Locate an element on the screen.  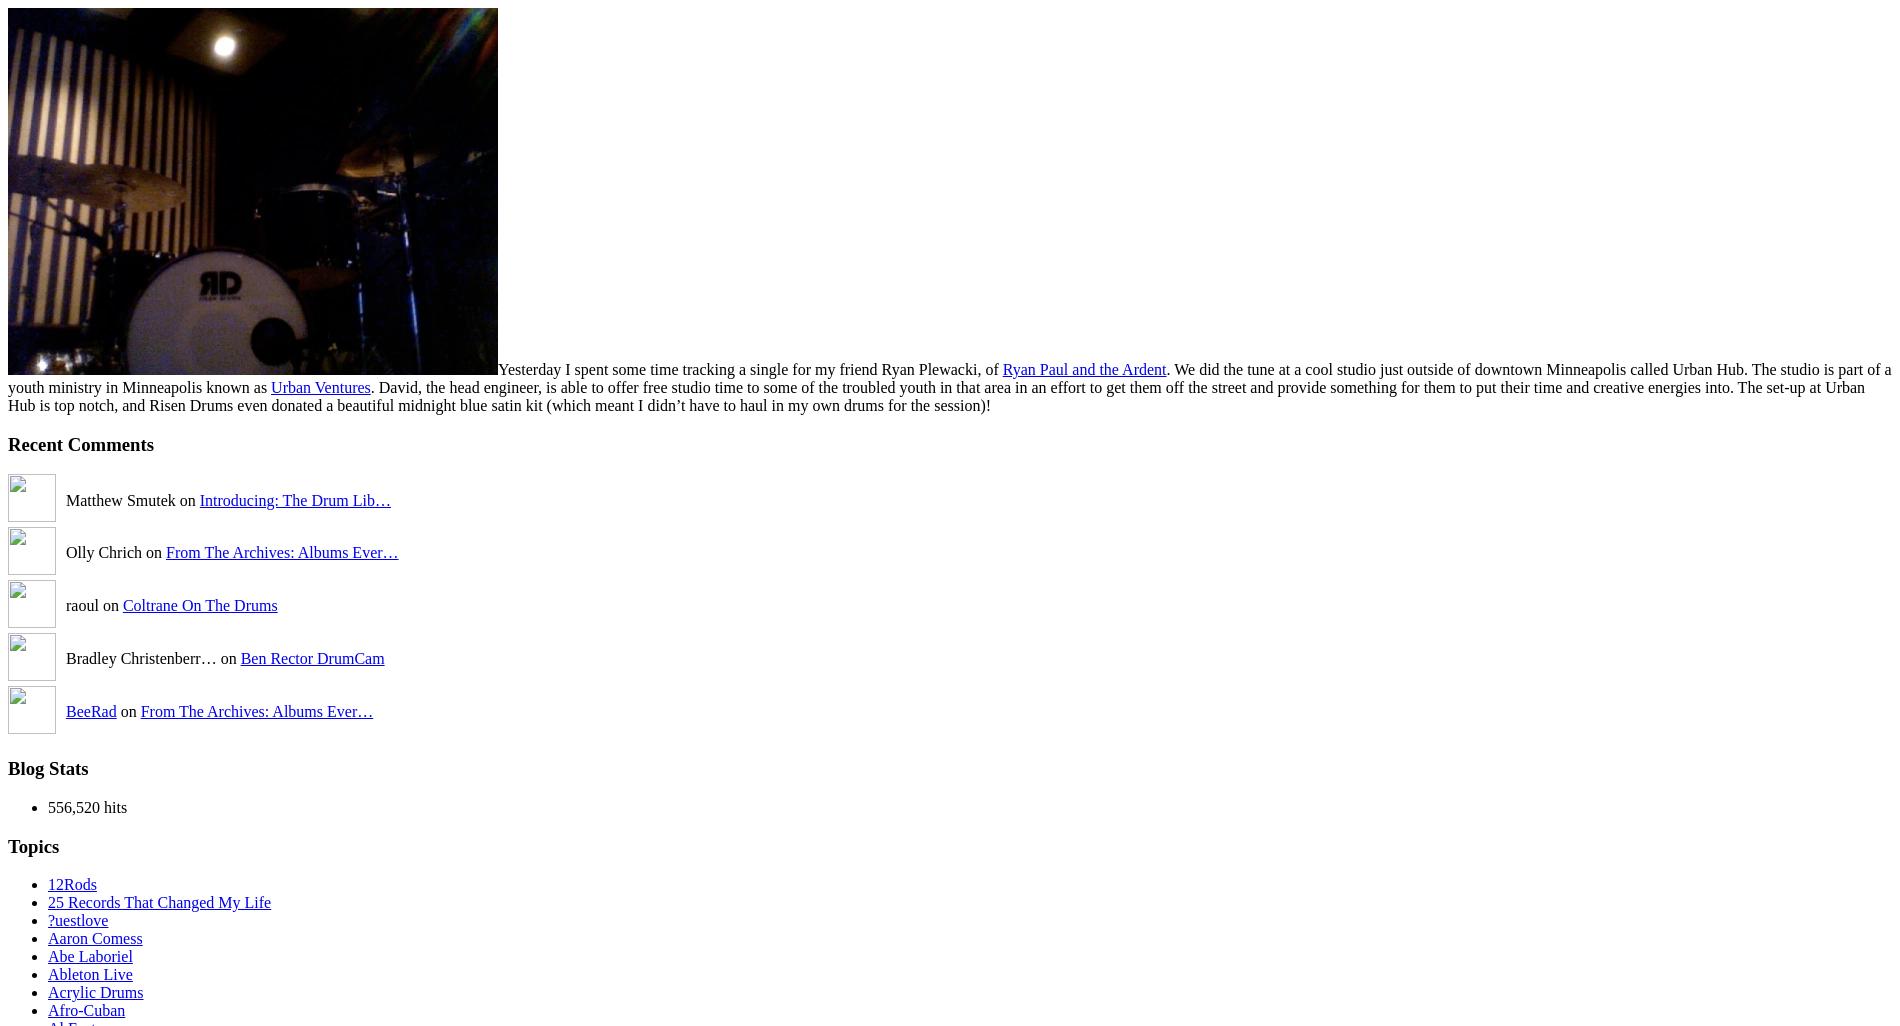
'Acrylic Drums' is located at coordinates (95, 991).